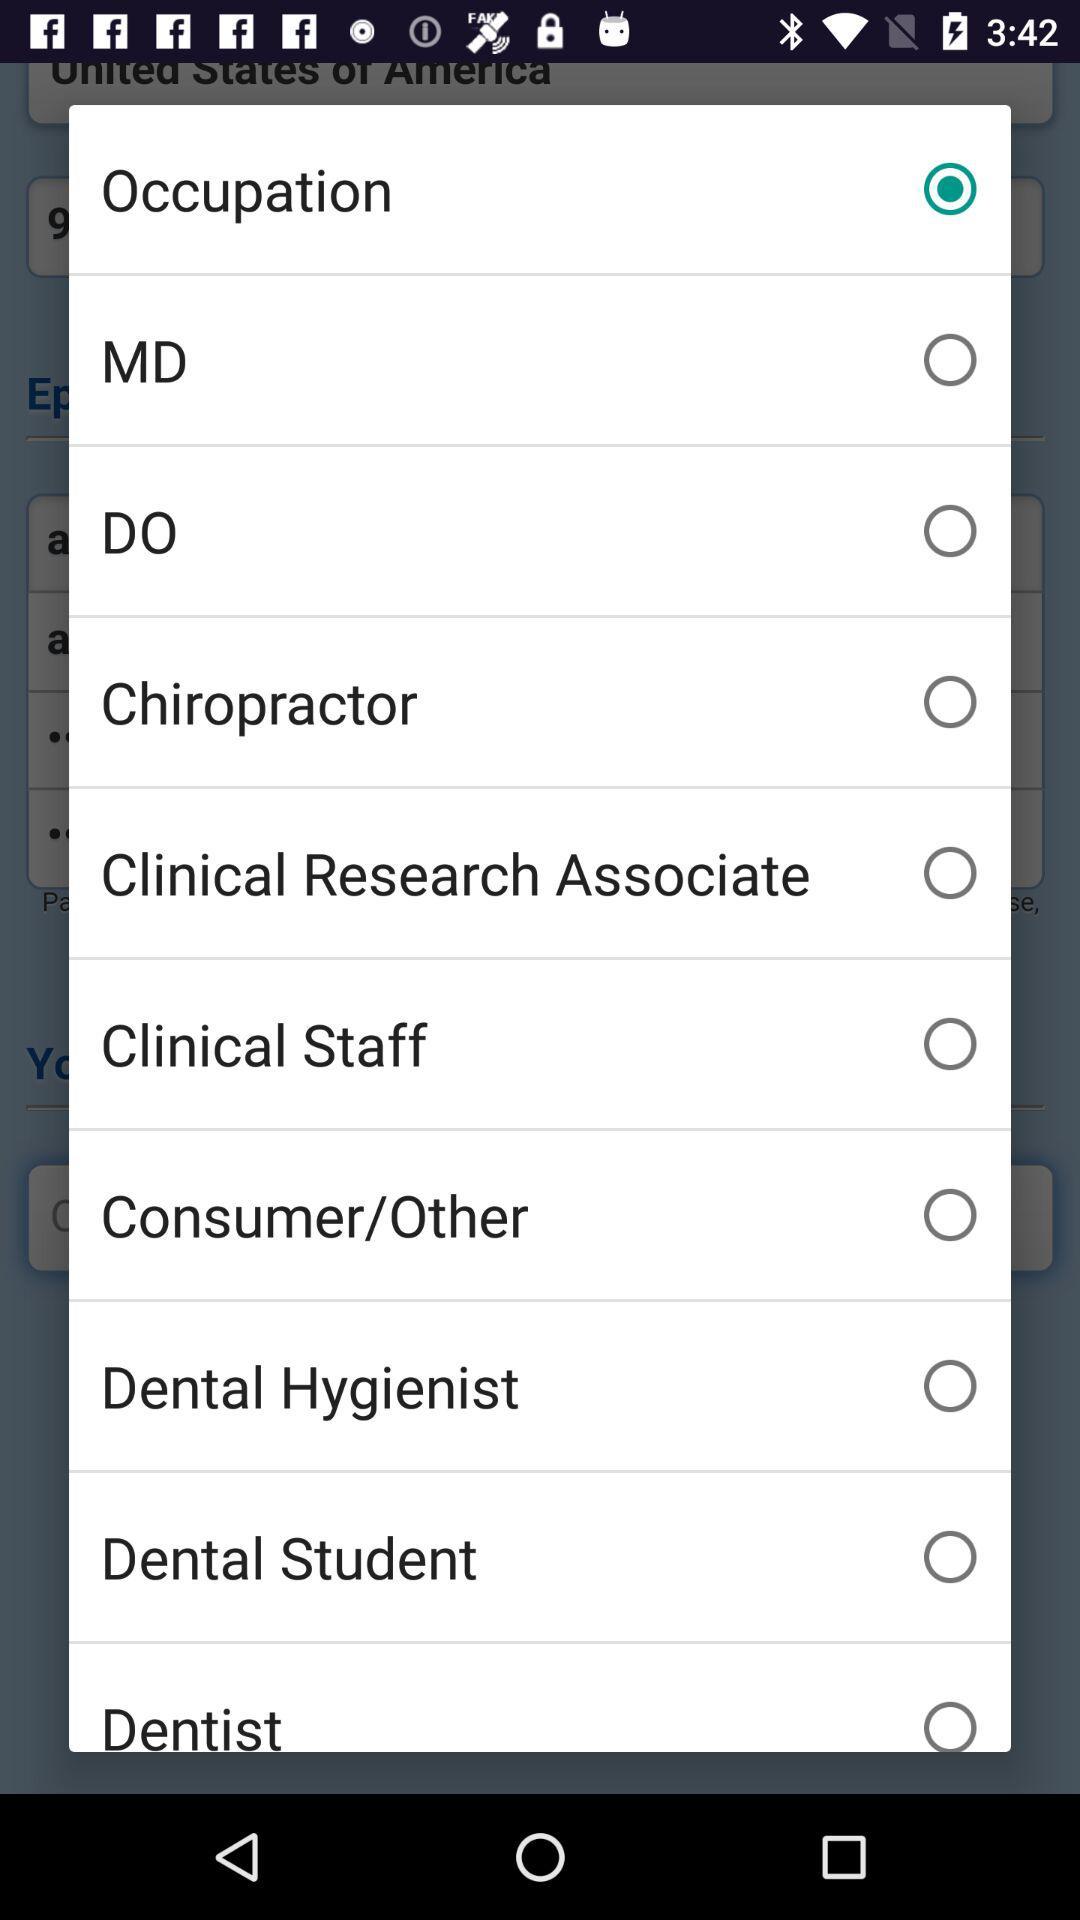  I want to click on the md, so click(540, 360).